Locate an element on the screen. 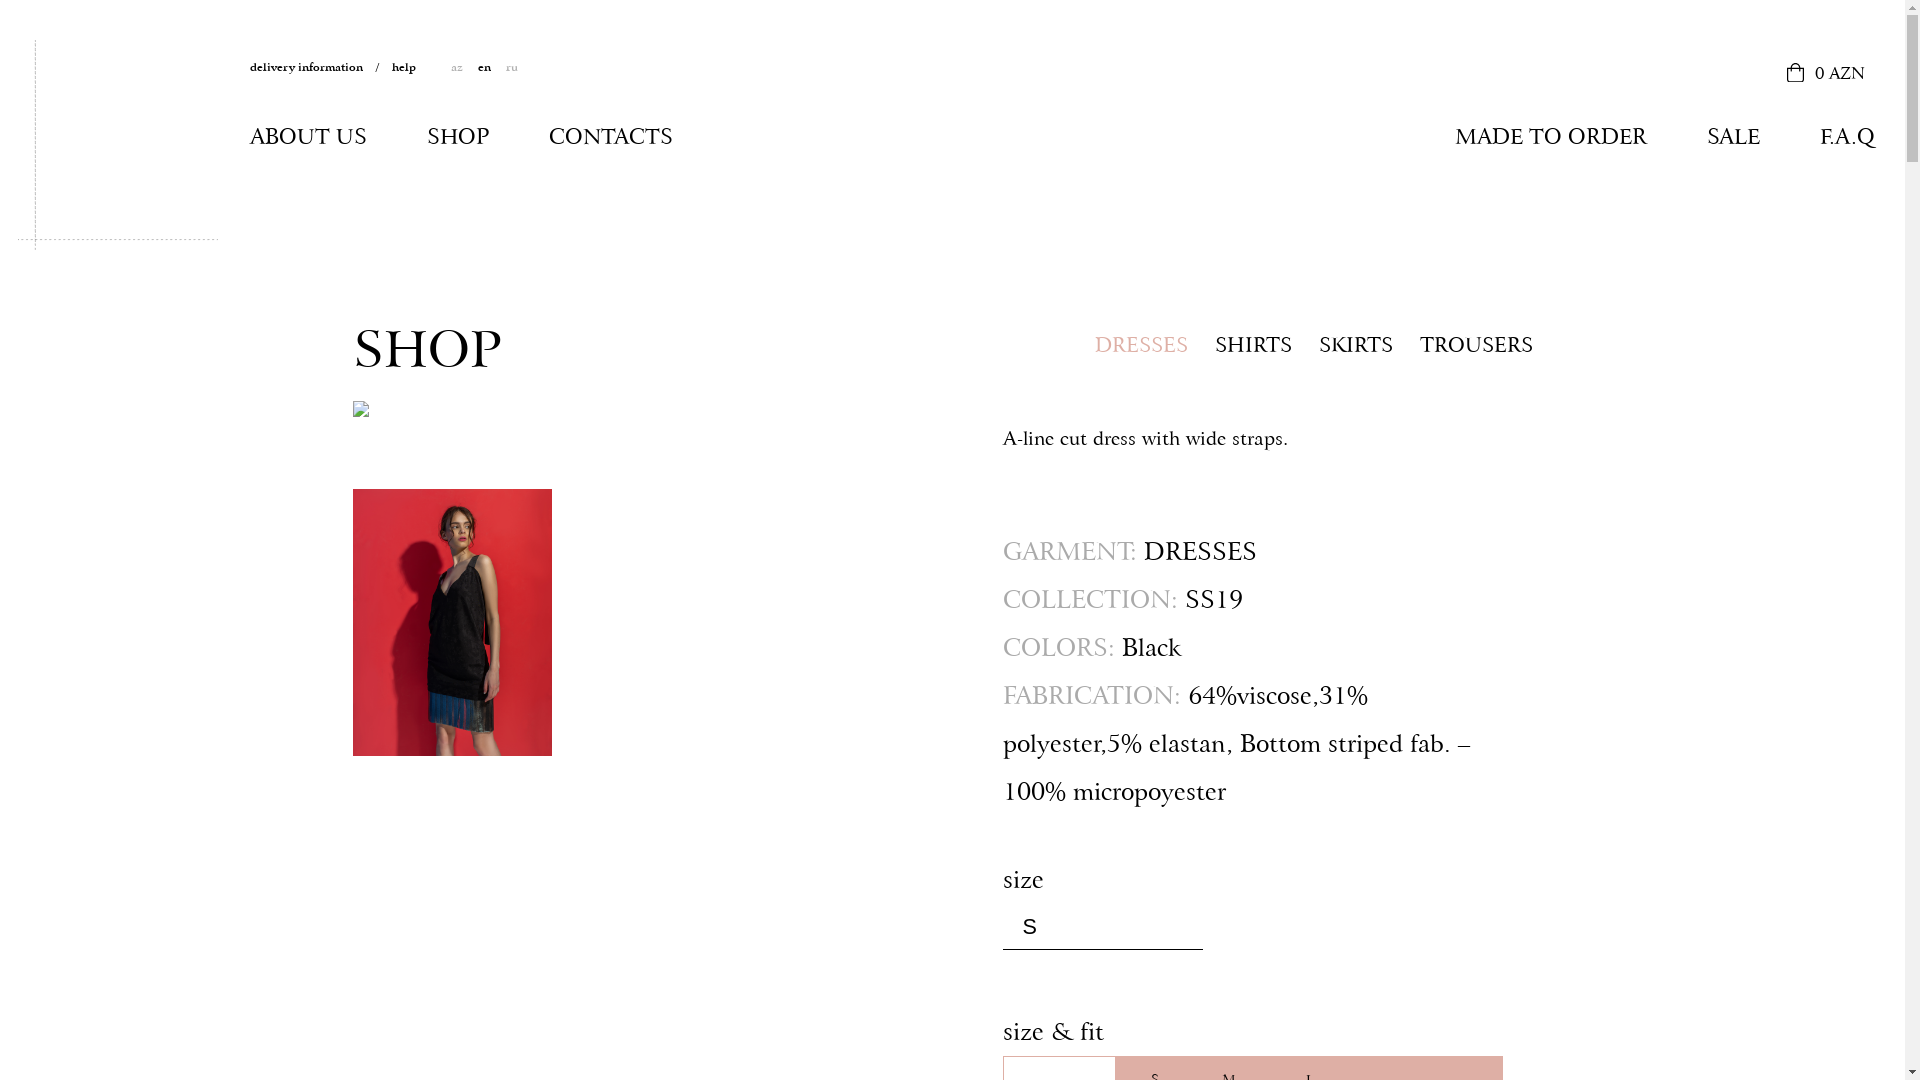 This screenshot has height=1080, width=1920. 'SALE' is located at coordinates (1706, 136).